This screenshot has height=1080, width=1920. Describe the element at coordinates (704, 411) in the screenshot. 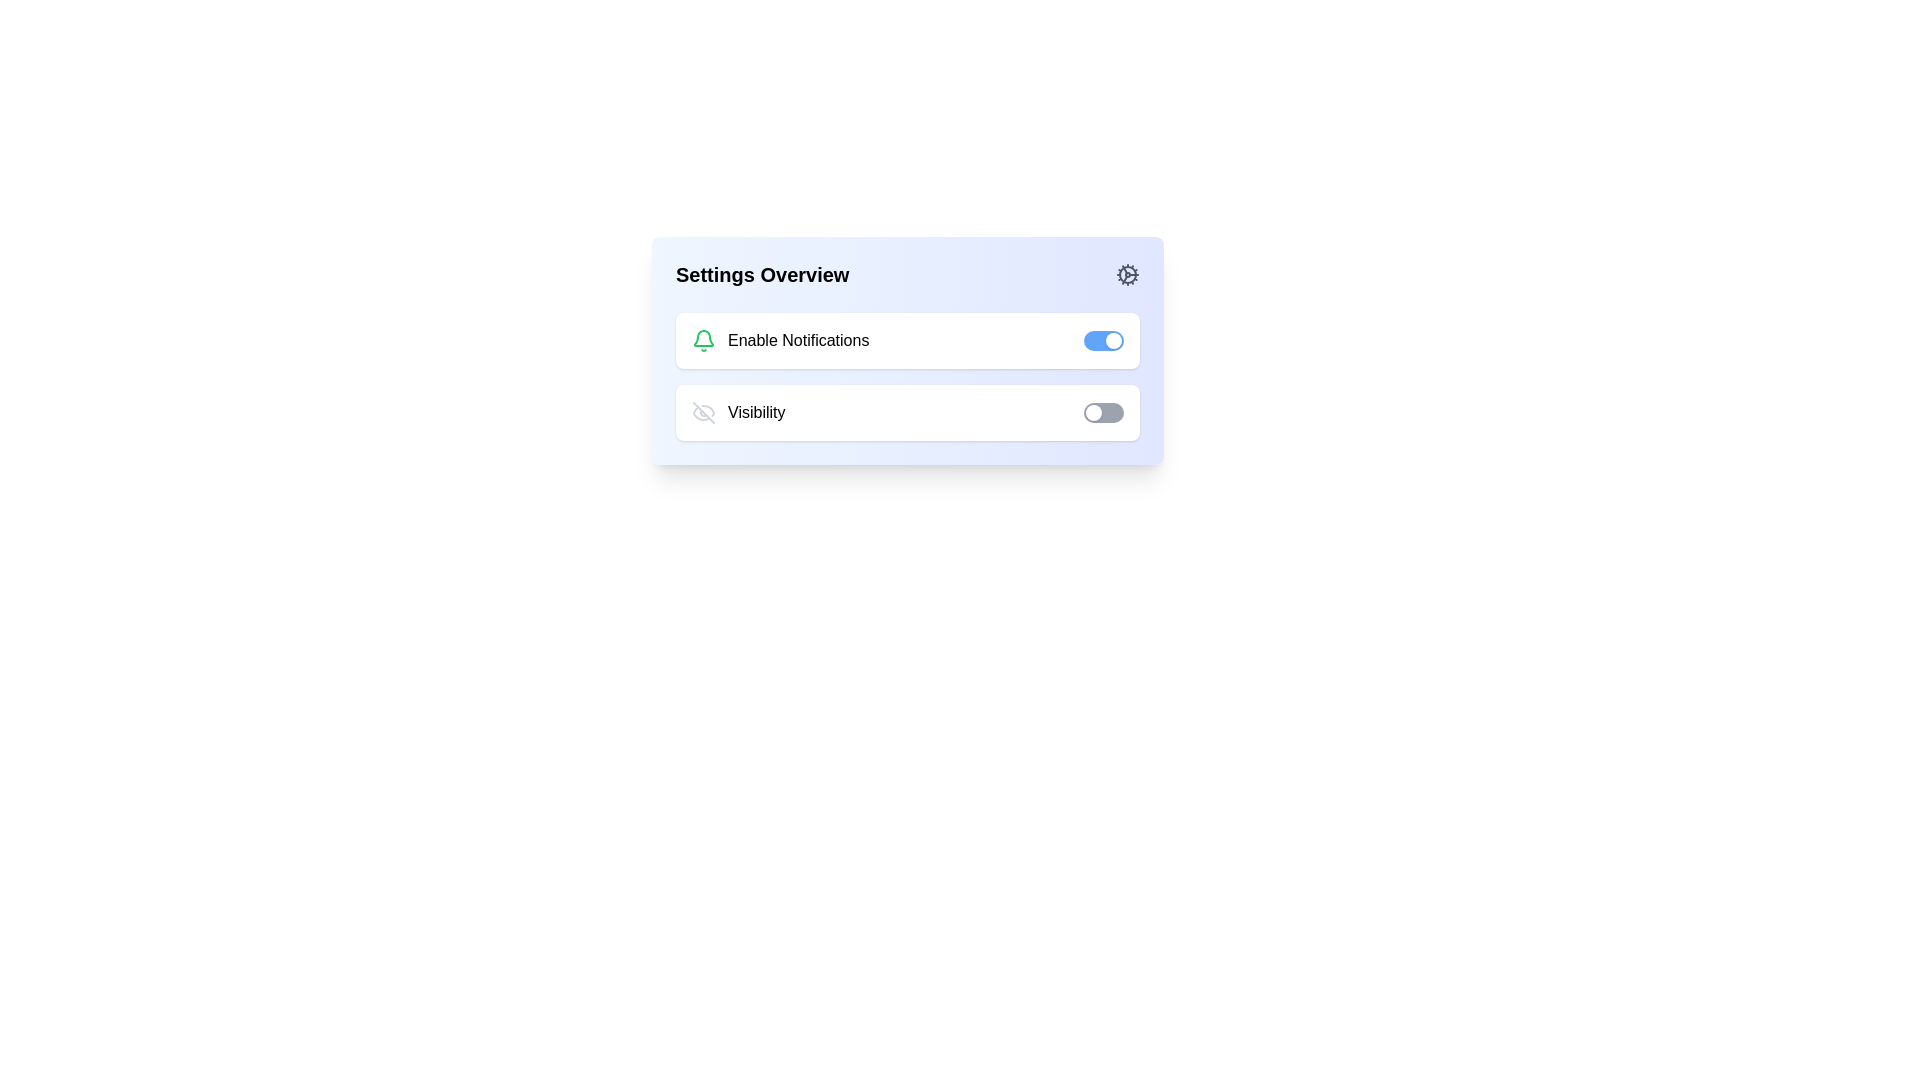

I see `the visibility toggle icon located in the second setting row of the settings panel` at that location.